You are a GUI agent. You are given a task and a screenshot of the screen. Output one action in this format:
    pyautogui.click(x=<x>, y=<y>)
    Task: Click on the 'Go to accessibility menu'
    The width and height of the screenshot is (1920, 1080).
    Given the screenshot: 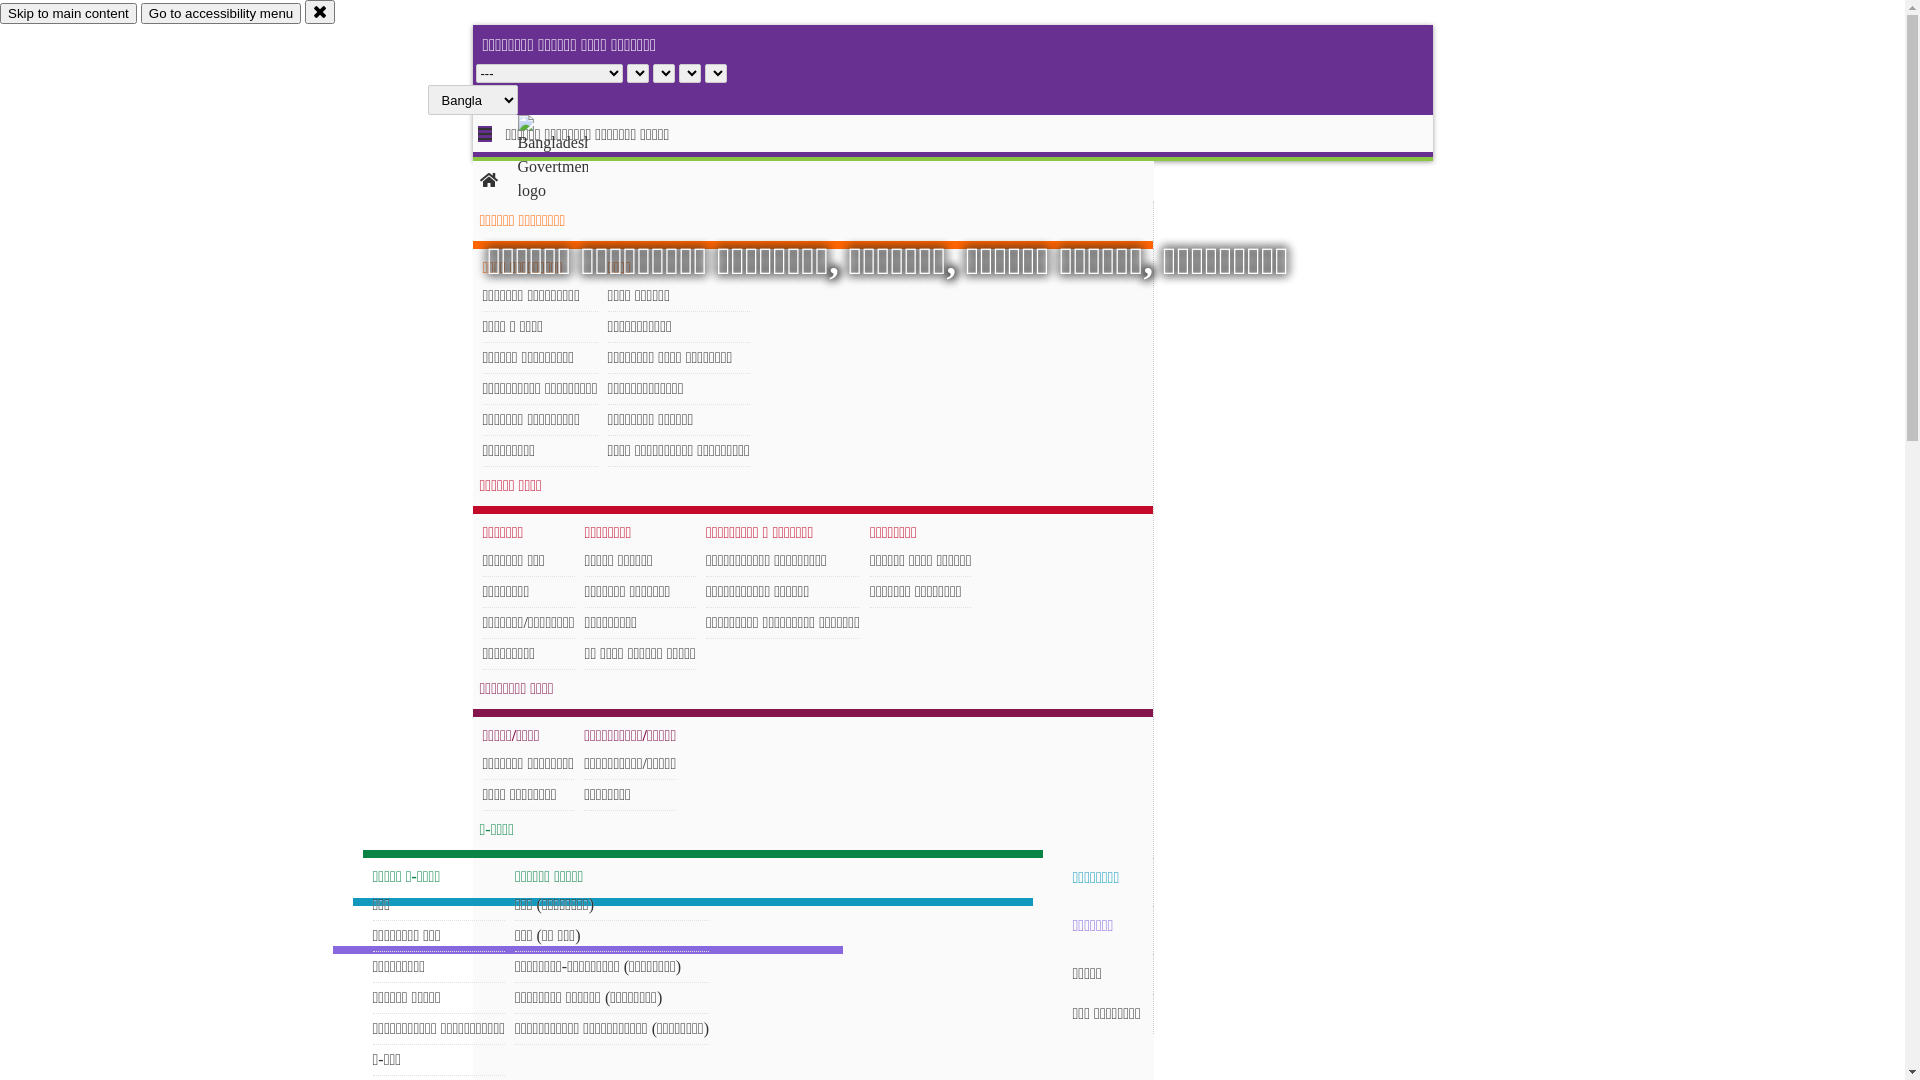 What is the action you would take?
    pyautogui.click(x=220, y=13)
    